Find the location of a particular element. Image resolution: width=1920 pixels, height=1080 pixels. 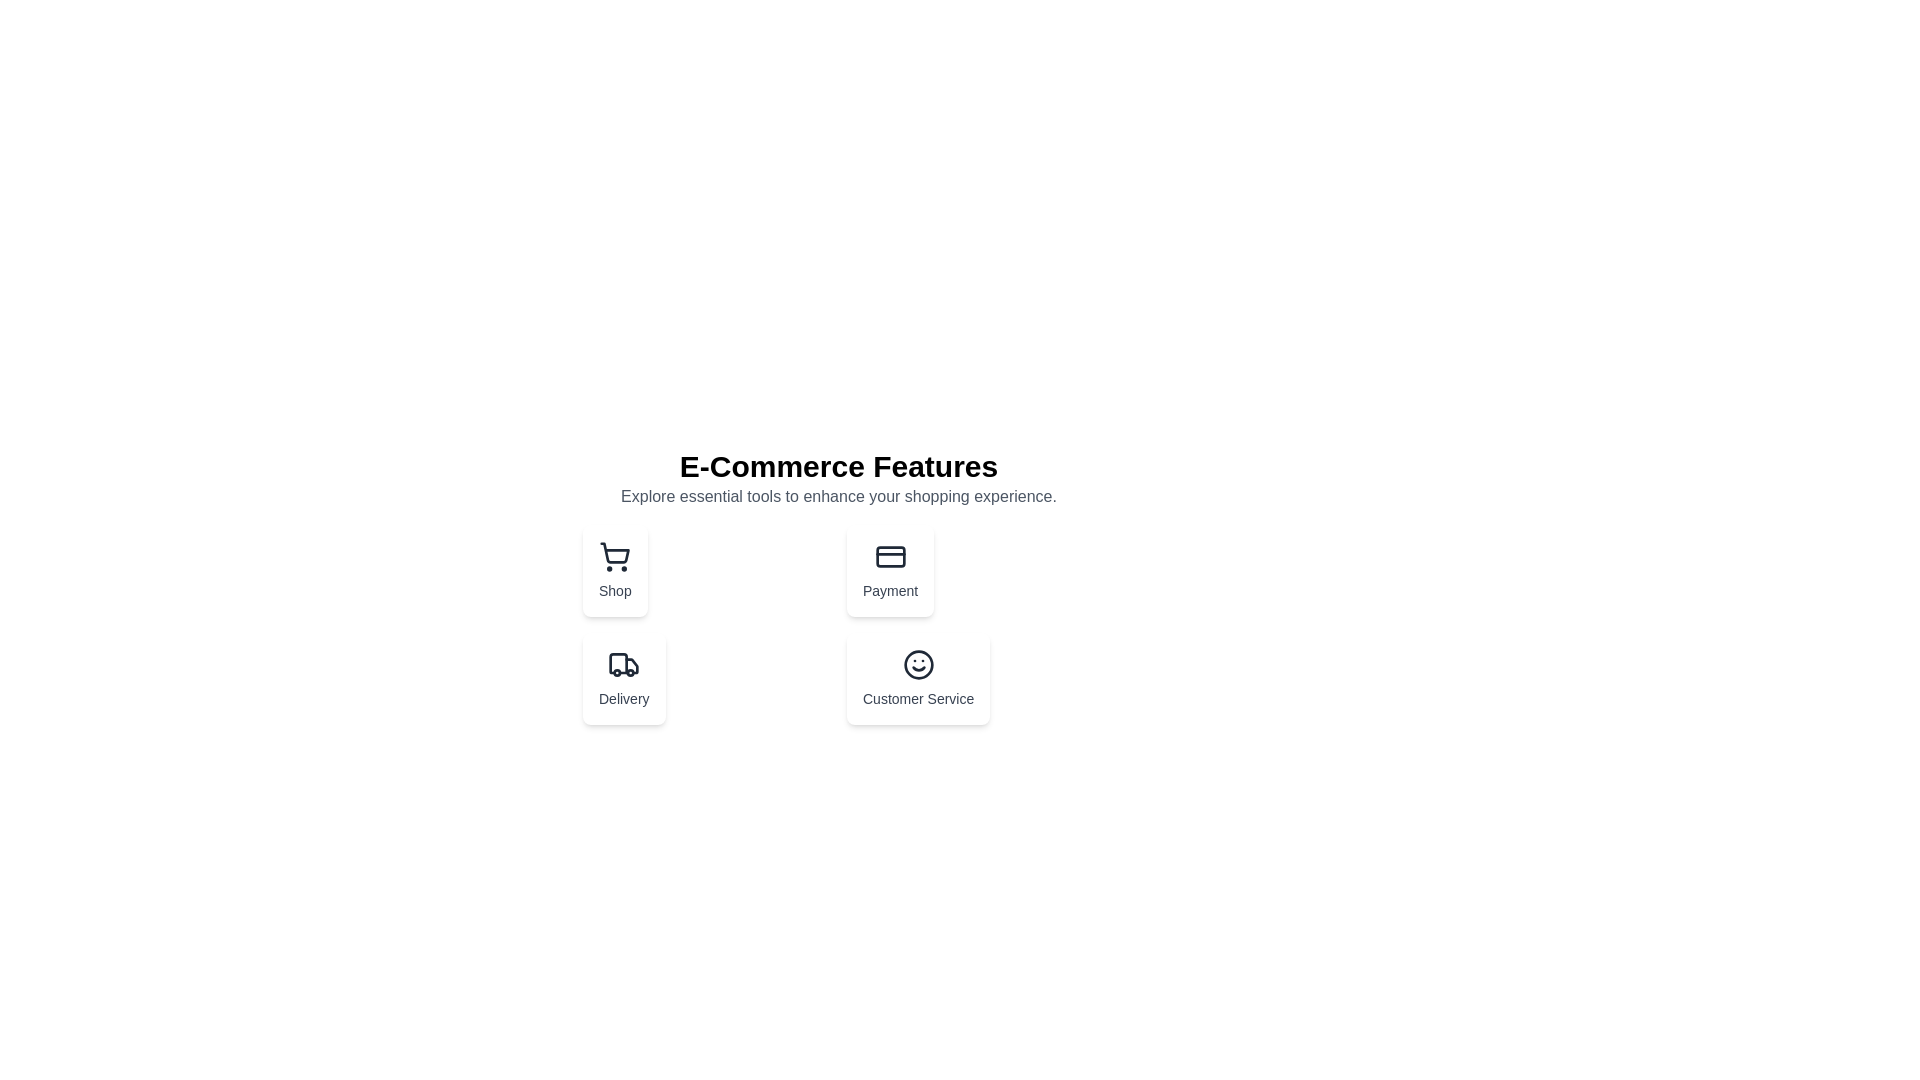

the Circle SVG element that represents the customer service smiley face icon located at the lower right section of the grid below the header 'E-Commerce Features' is located at coordinates (917, 664).